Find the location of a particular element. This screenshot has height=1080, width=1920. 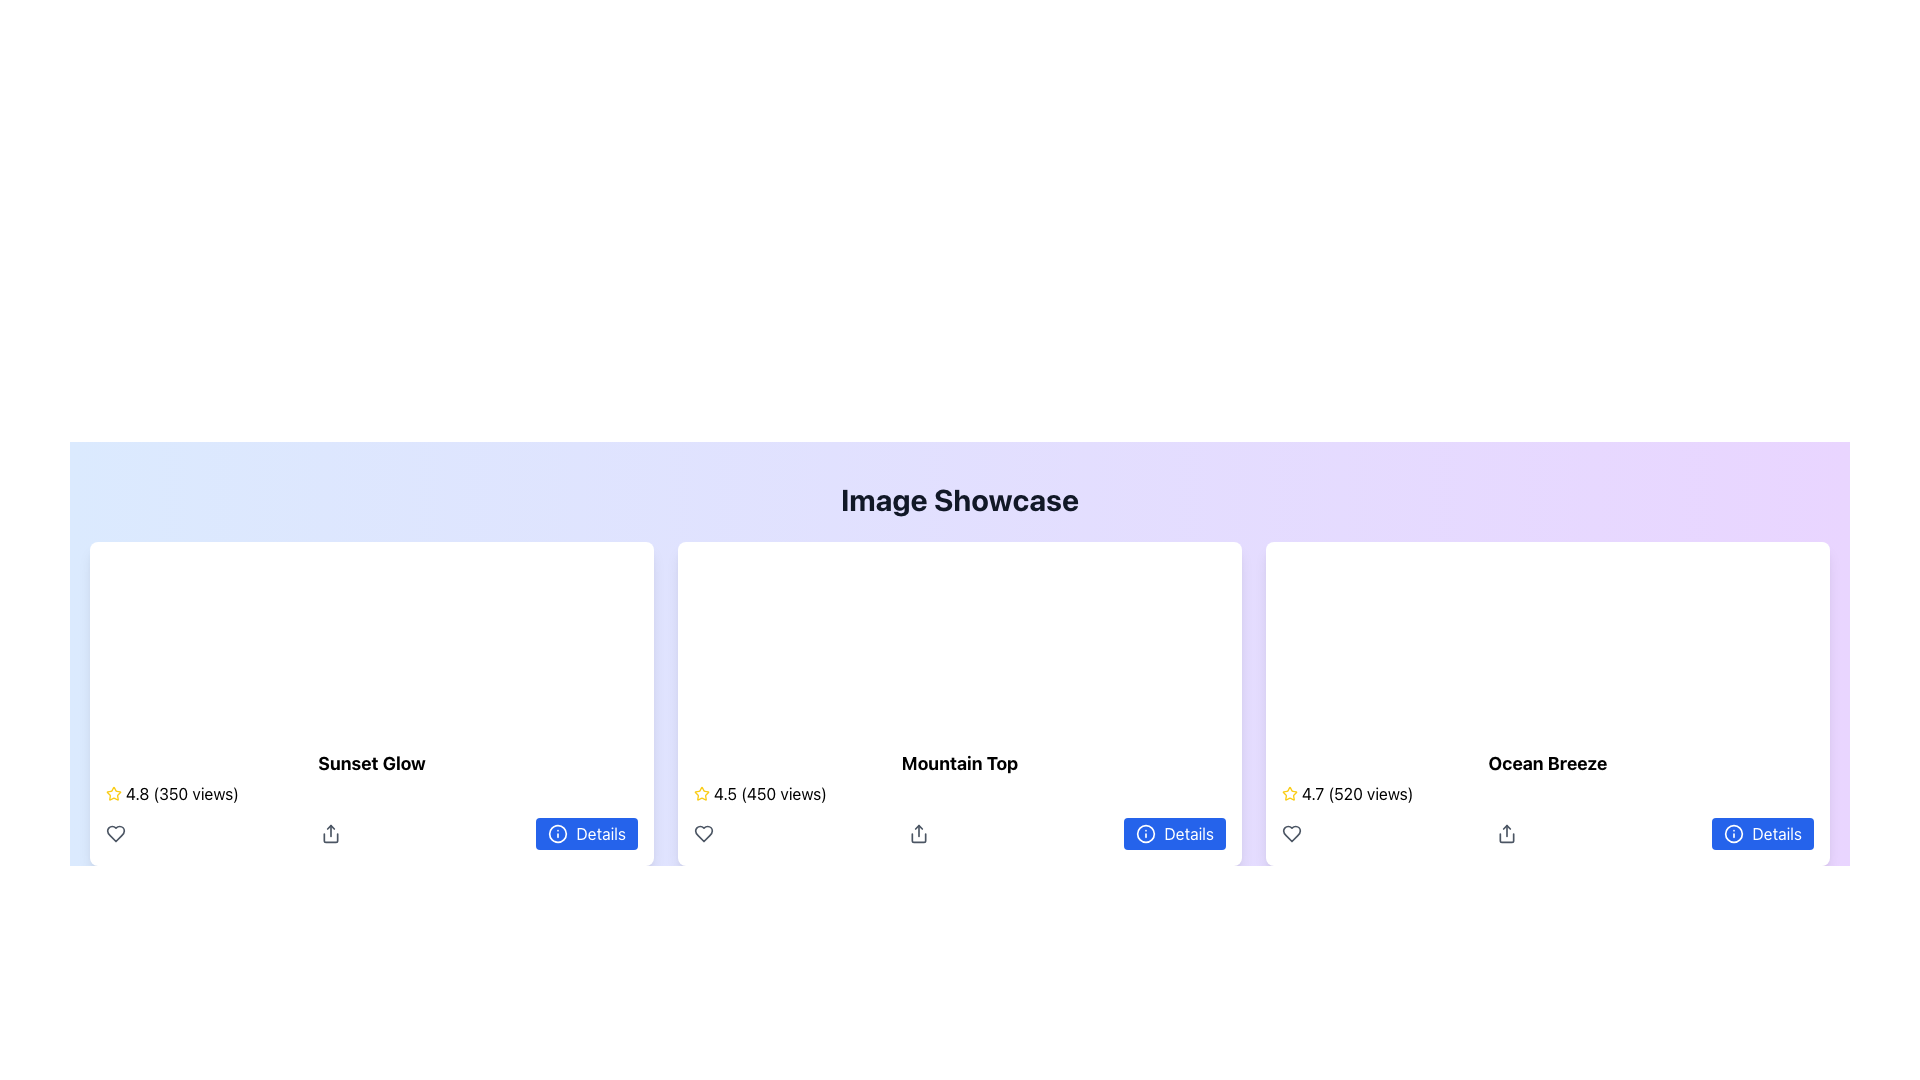

the heart-shaped icon located at the bottom left of the 'Mountain Top' card is located at coordinates (704, 833).